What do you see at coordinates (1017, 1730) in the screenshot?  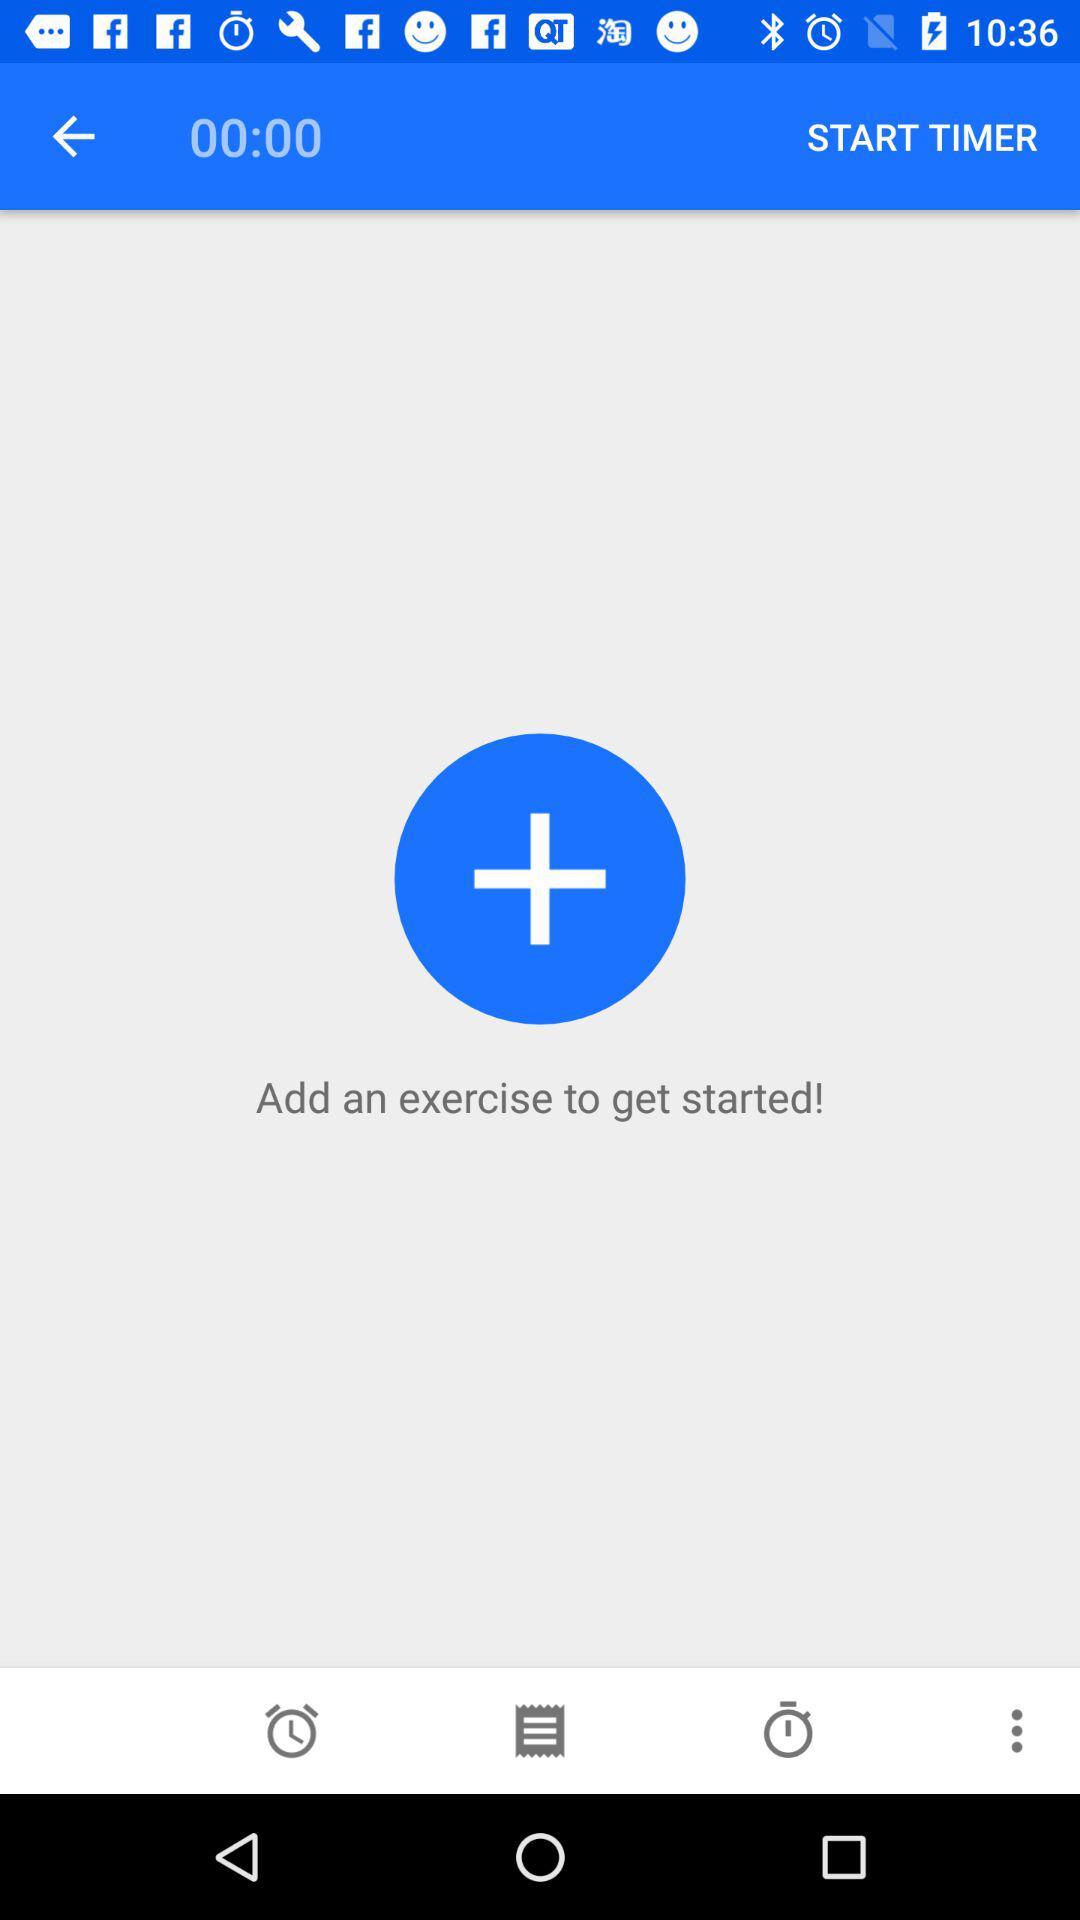 I see `more information` at bounding box center [1017, 1730].